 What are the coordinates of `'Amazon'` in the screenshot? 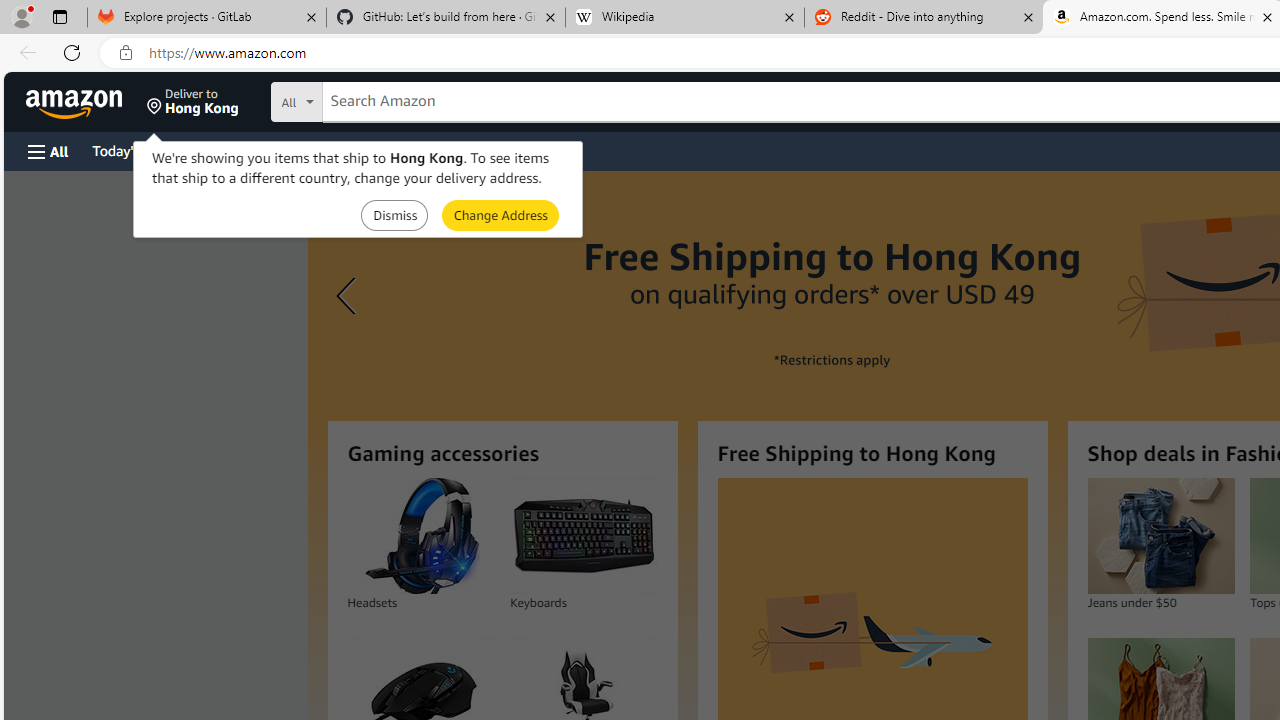 It's located at (76, 101).